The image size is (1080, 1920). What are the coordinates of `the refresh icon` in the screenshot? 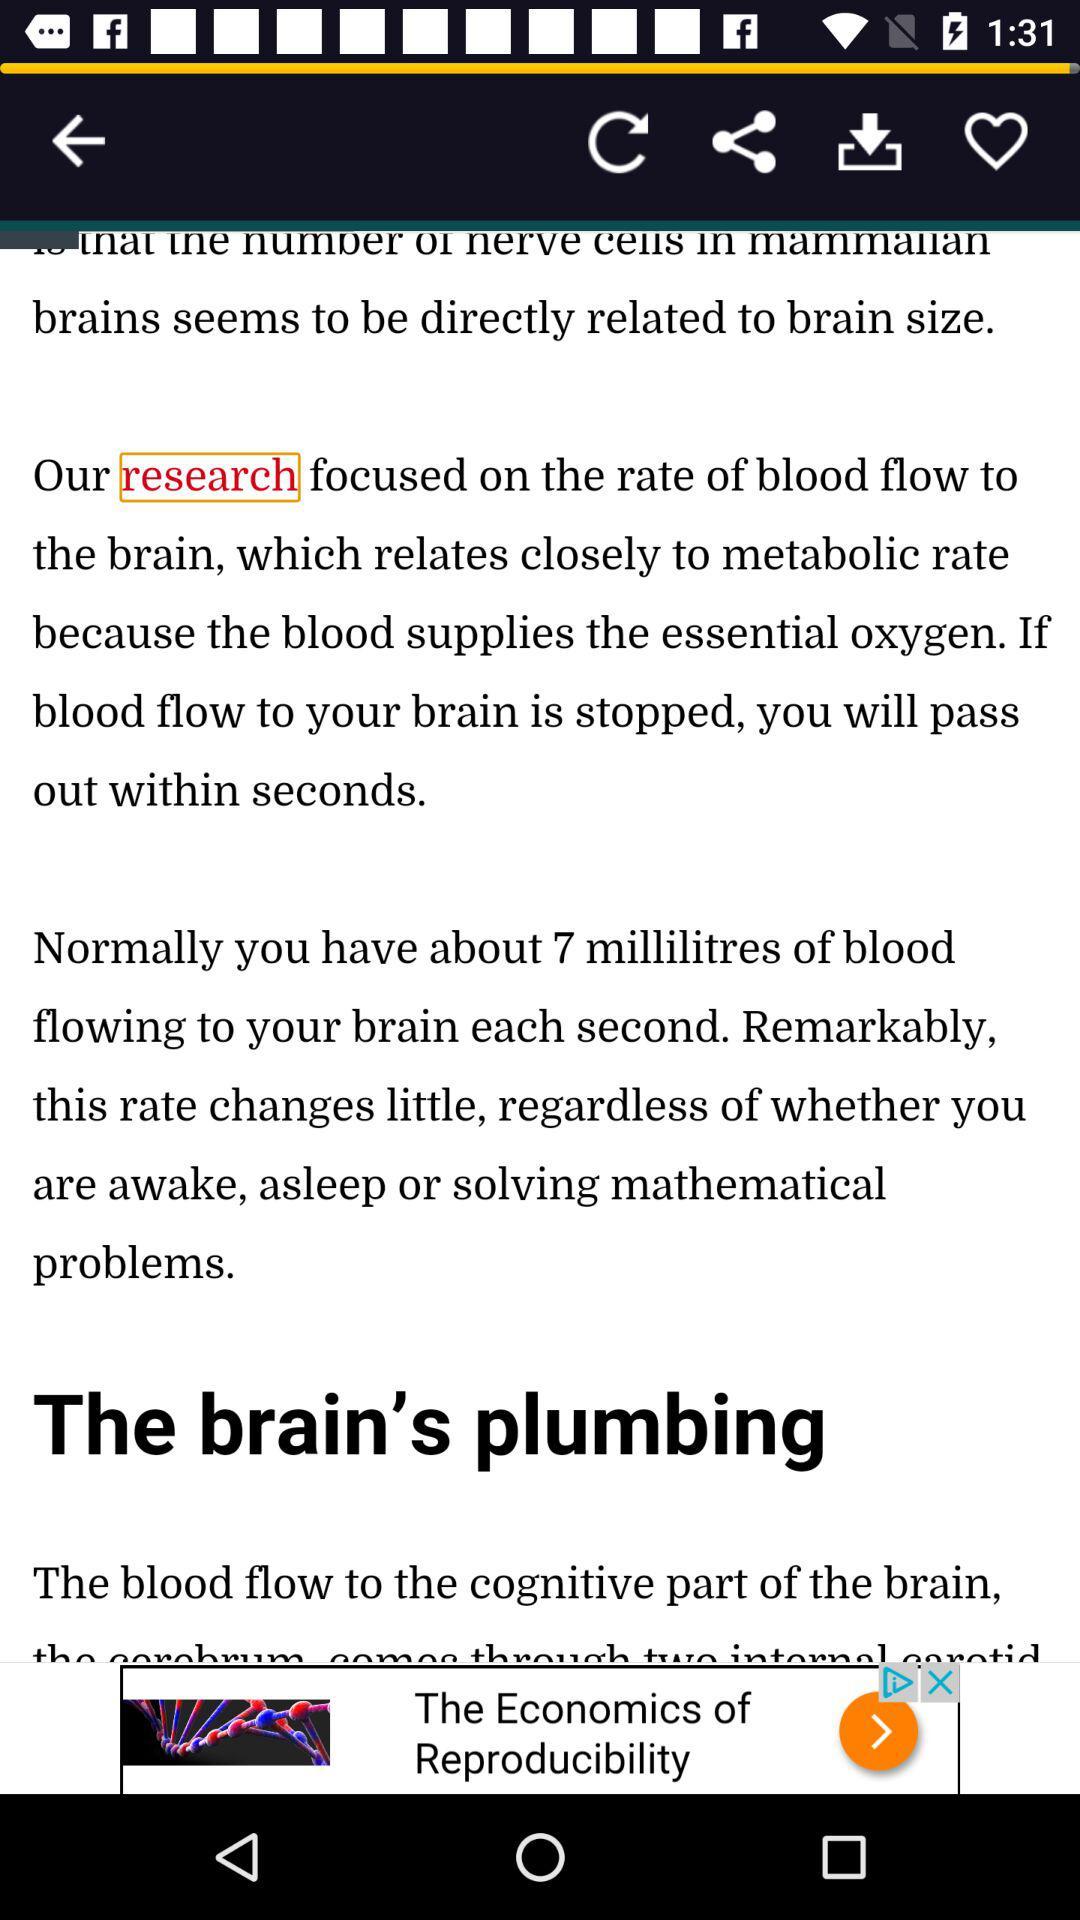 It's located at (616, 140).